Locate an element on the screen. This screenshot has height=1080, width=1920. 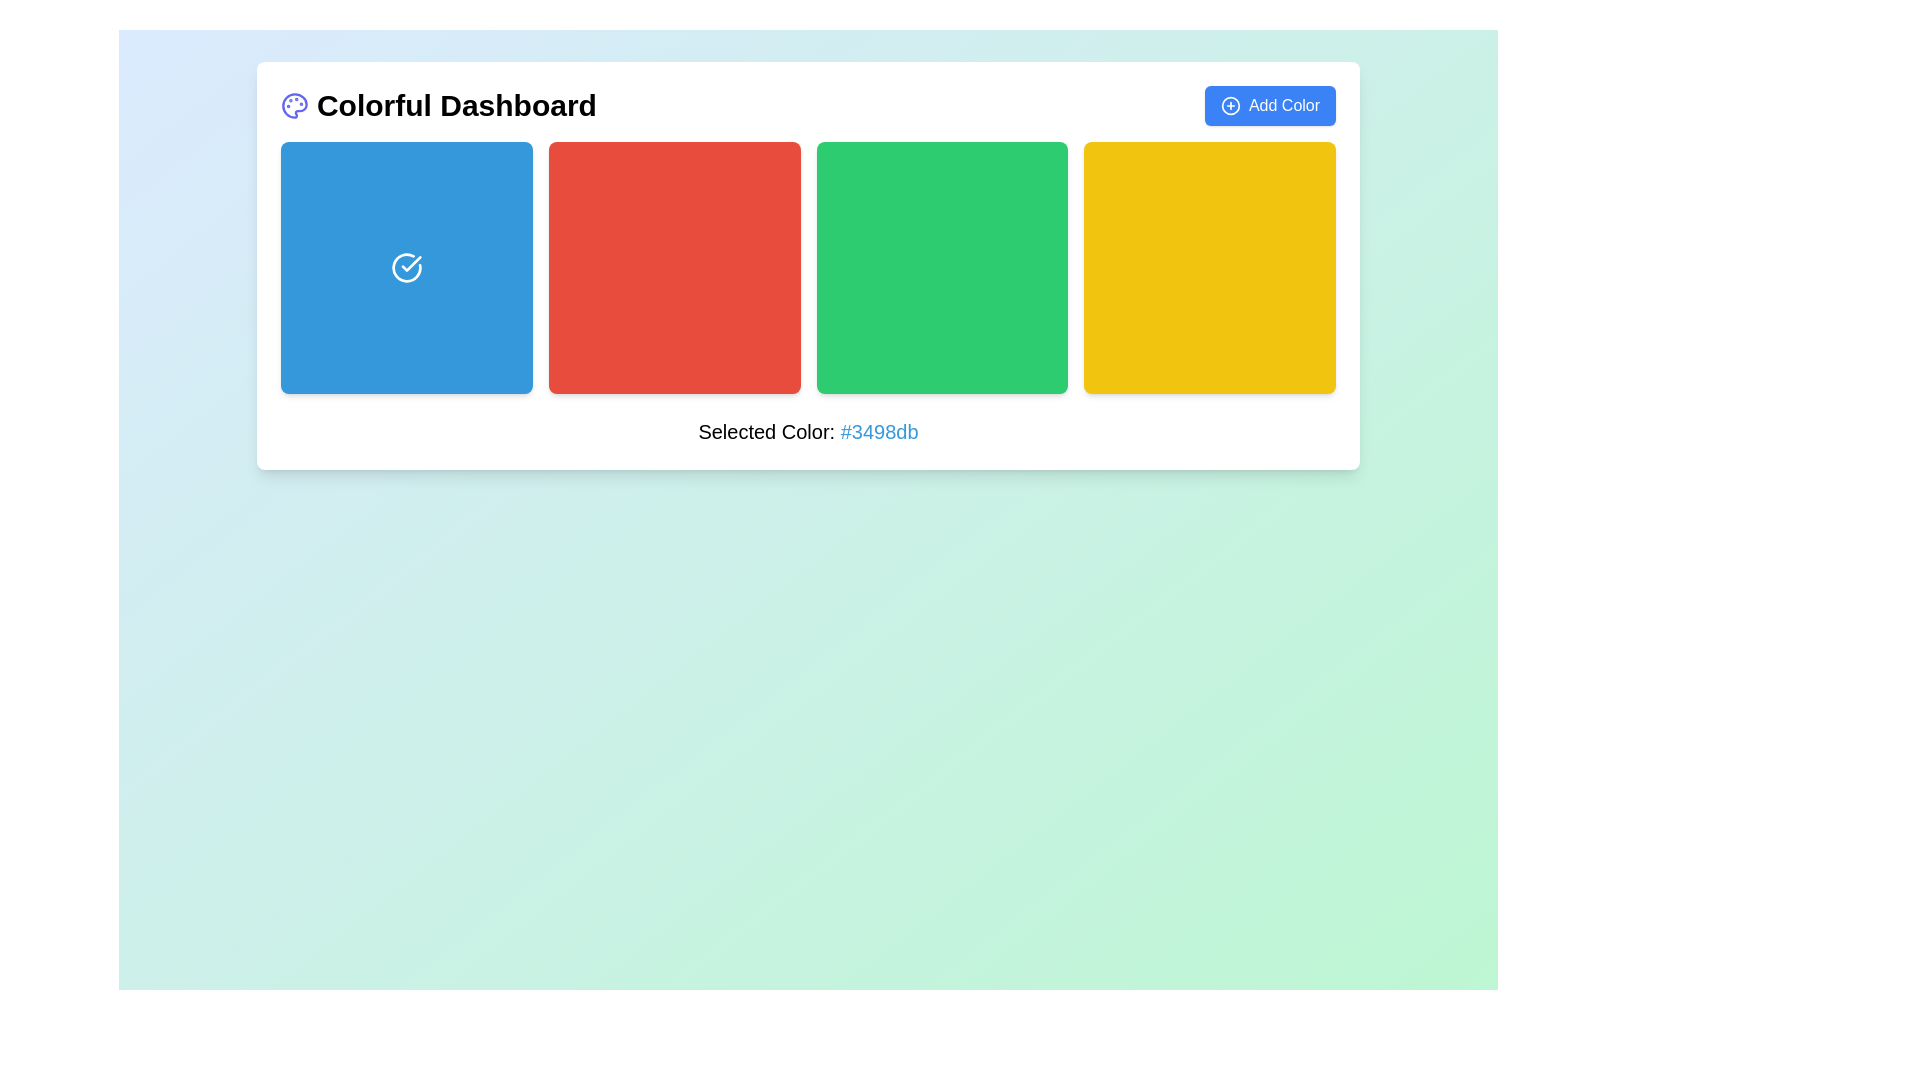
the decorative icon located at the top left corner of the card titled 'Colorful Dashboard', positioned immediately to the left of the text is located at coordinates (293, 105).